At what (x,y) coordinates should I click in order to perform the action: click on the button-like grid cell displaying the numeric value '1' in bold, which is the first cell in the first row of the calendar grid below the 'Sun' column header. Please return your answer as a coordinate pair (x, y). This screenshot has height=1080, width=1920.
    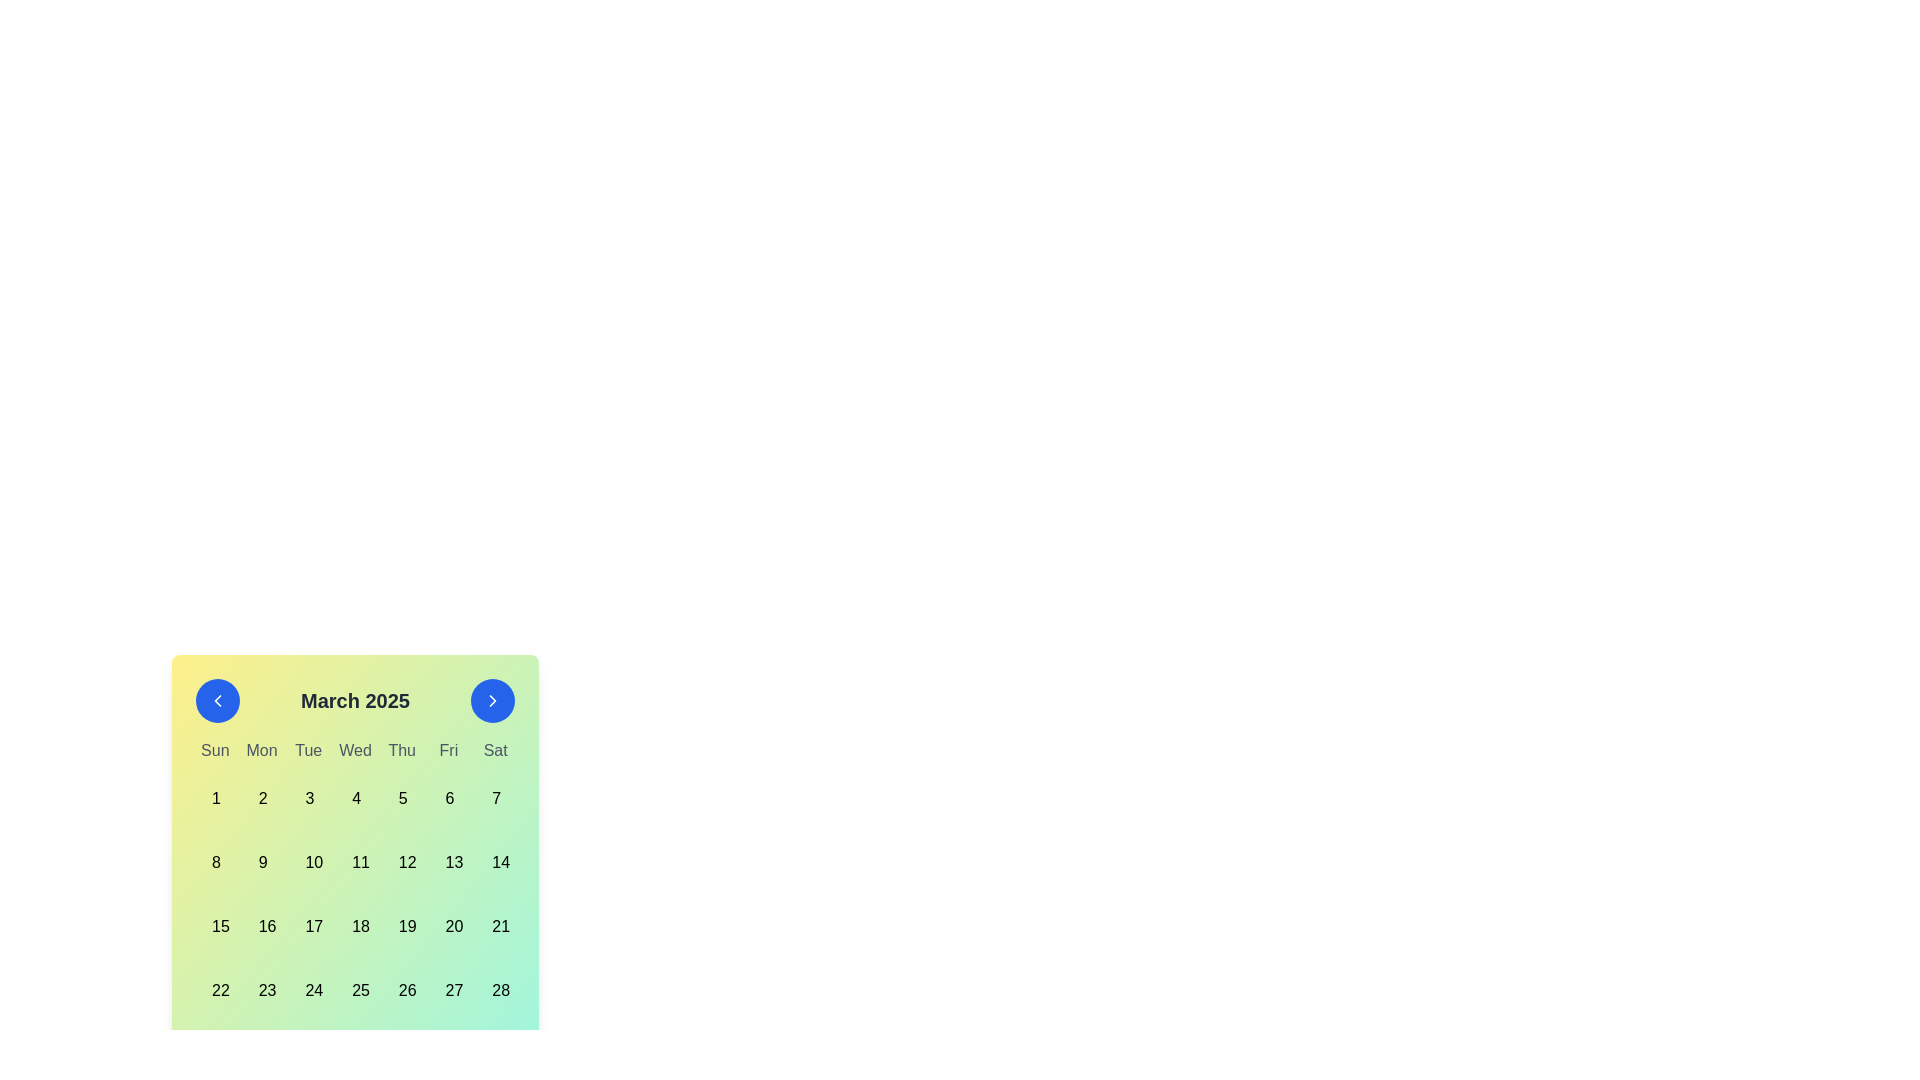
    Looking at the image, I should click on (215, 797).